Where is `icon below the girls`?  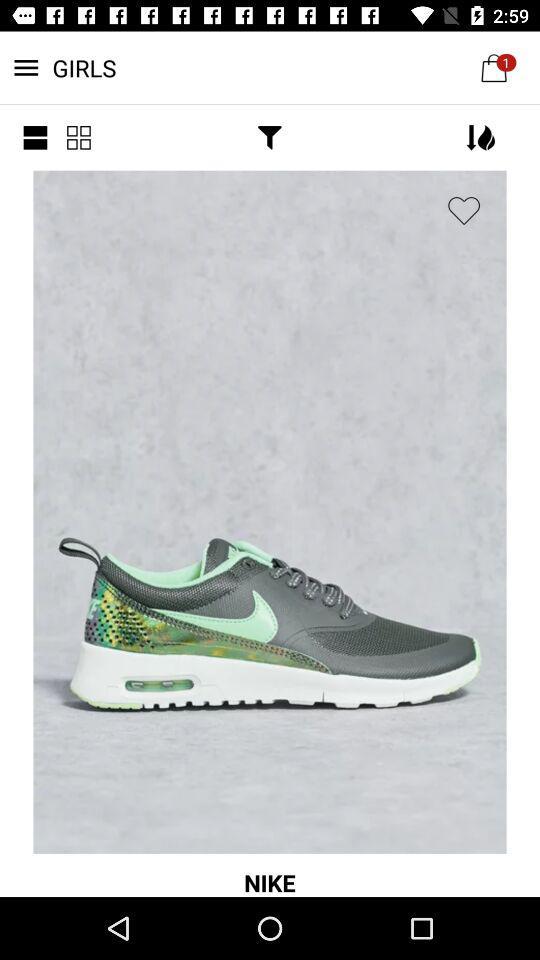 icon below the girls is located at coordinates (35, 136).